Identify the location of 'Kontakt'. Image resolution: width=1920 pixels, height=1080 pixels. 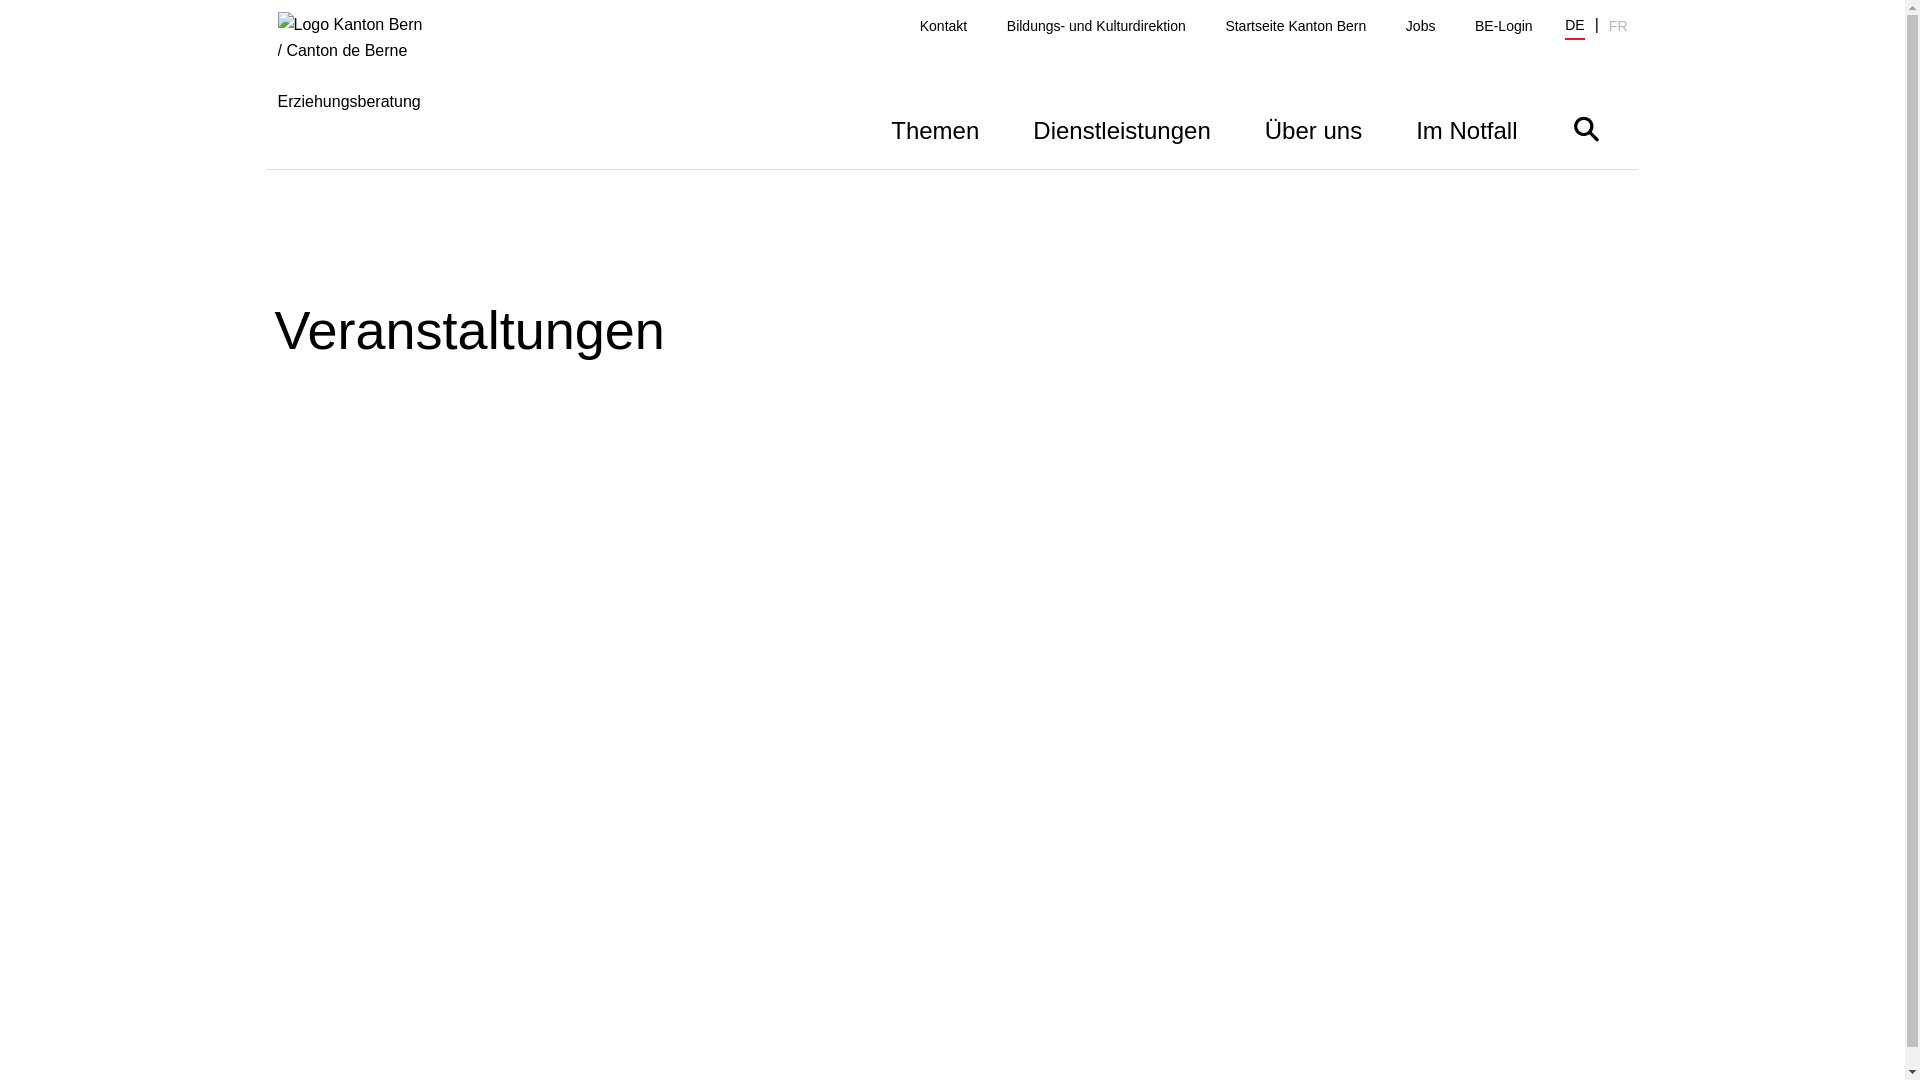
(919, 26).